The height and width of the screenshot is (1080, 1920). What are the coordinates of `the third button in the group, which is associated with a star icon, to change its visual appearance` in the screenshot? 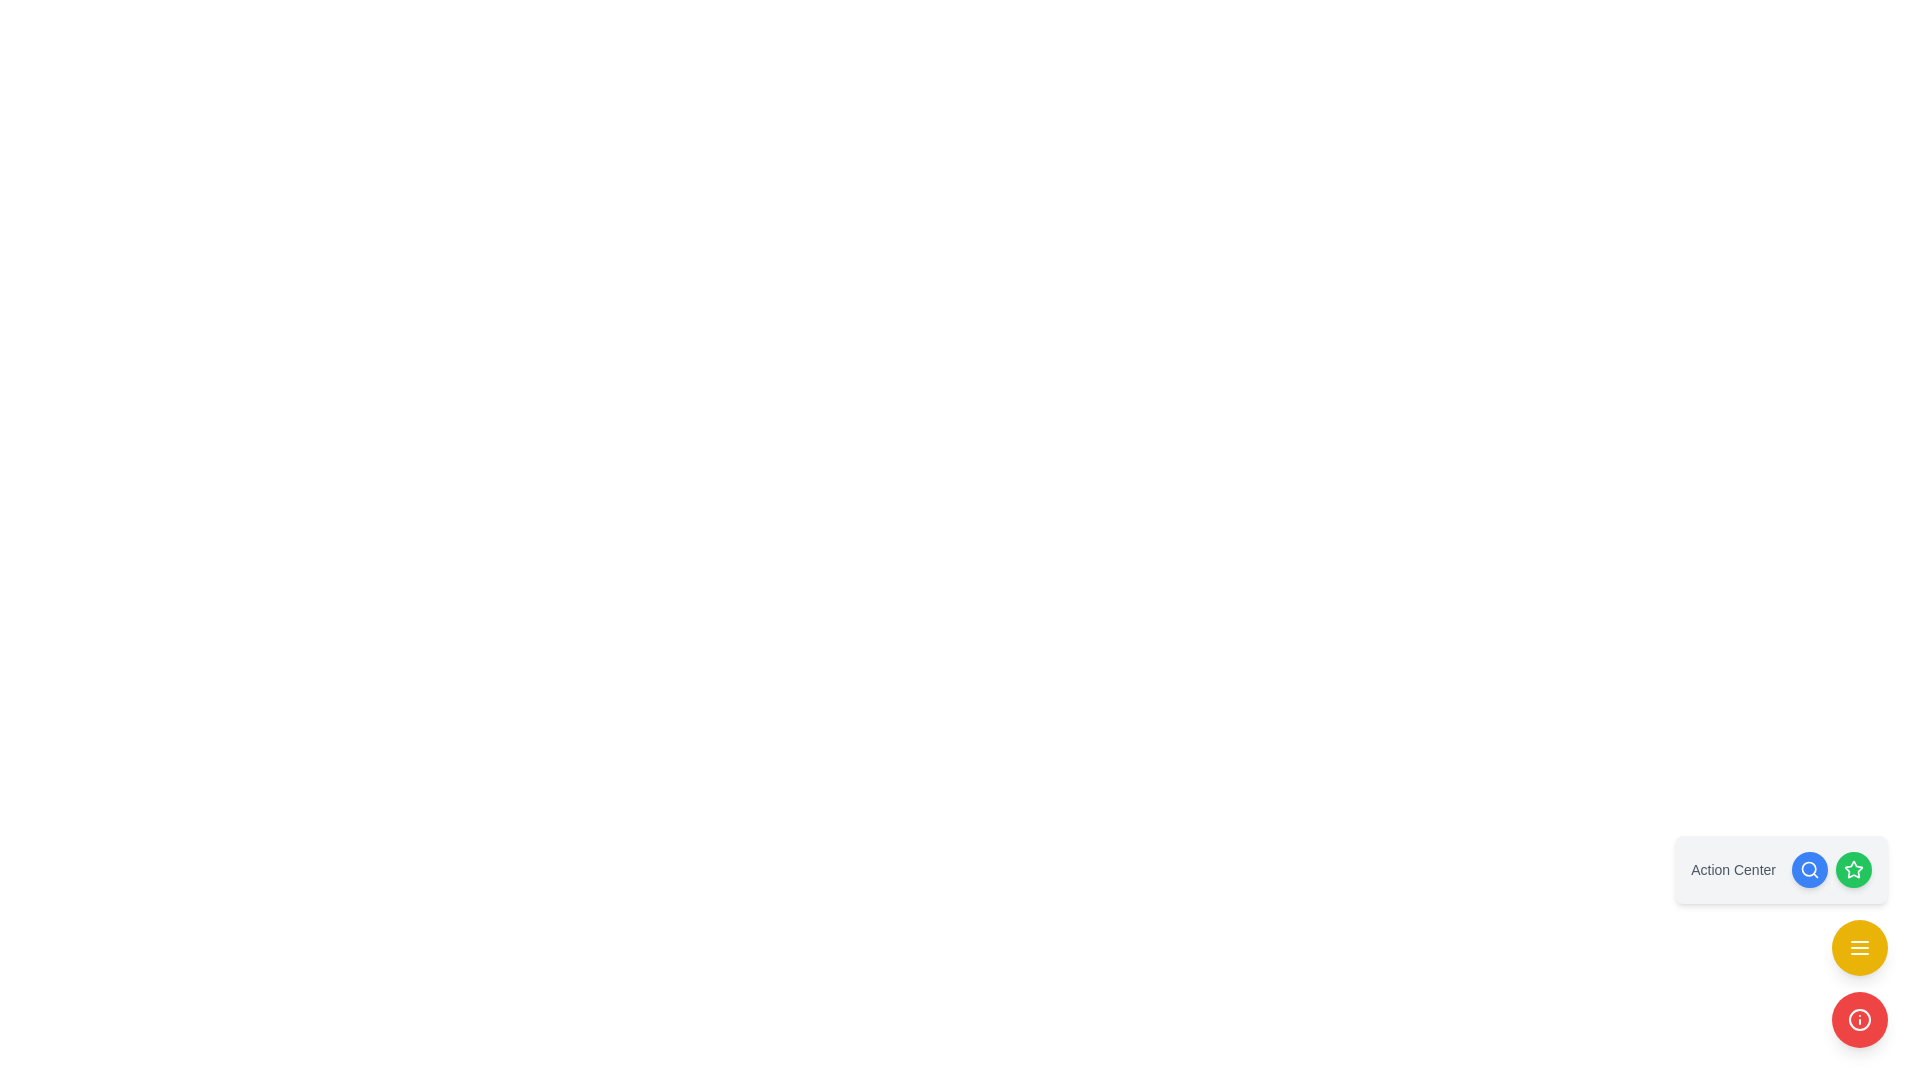 It's located at (1852, 869).